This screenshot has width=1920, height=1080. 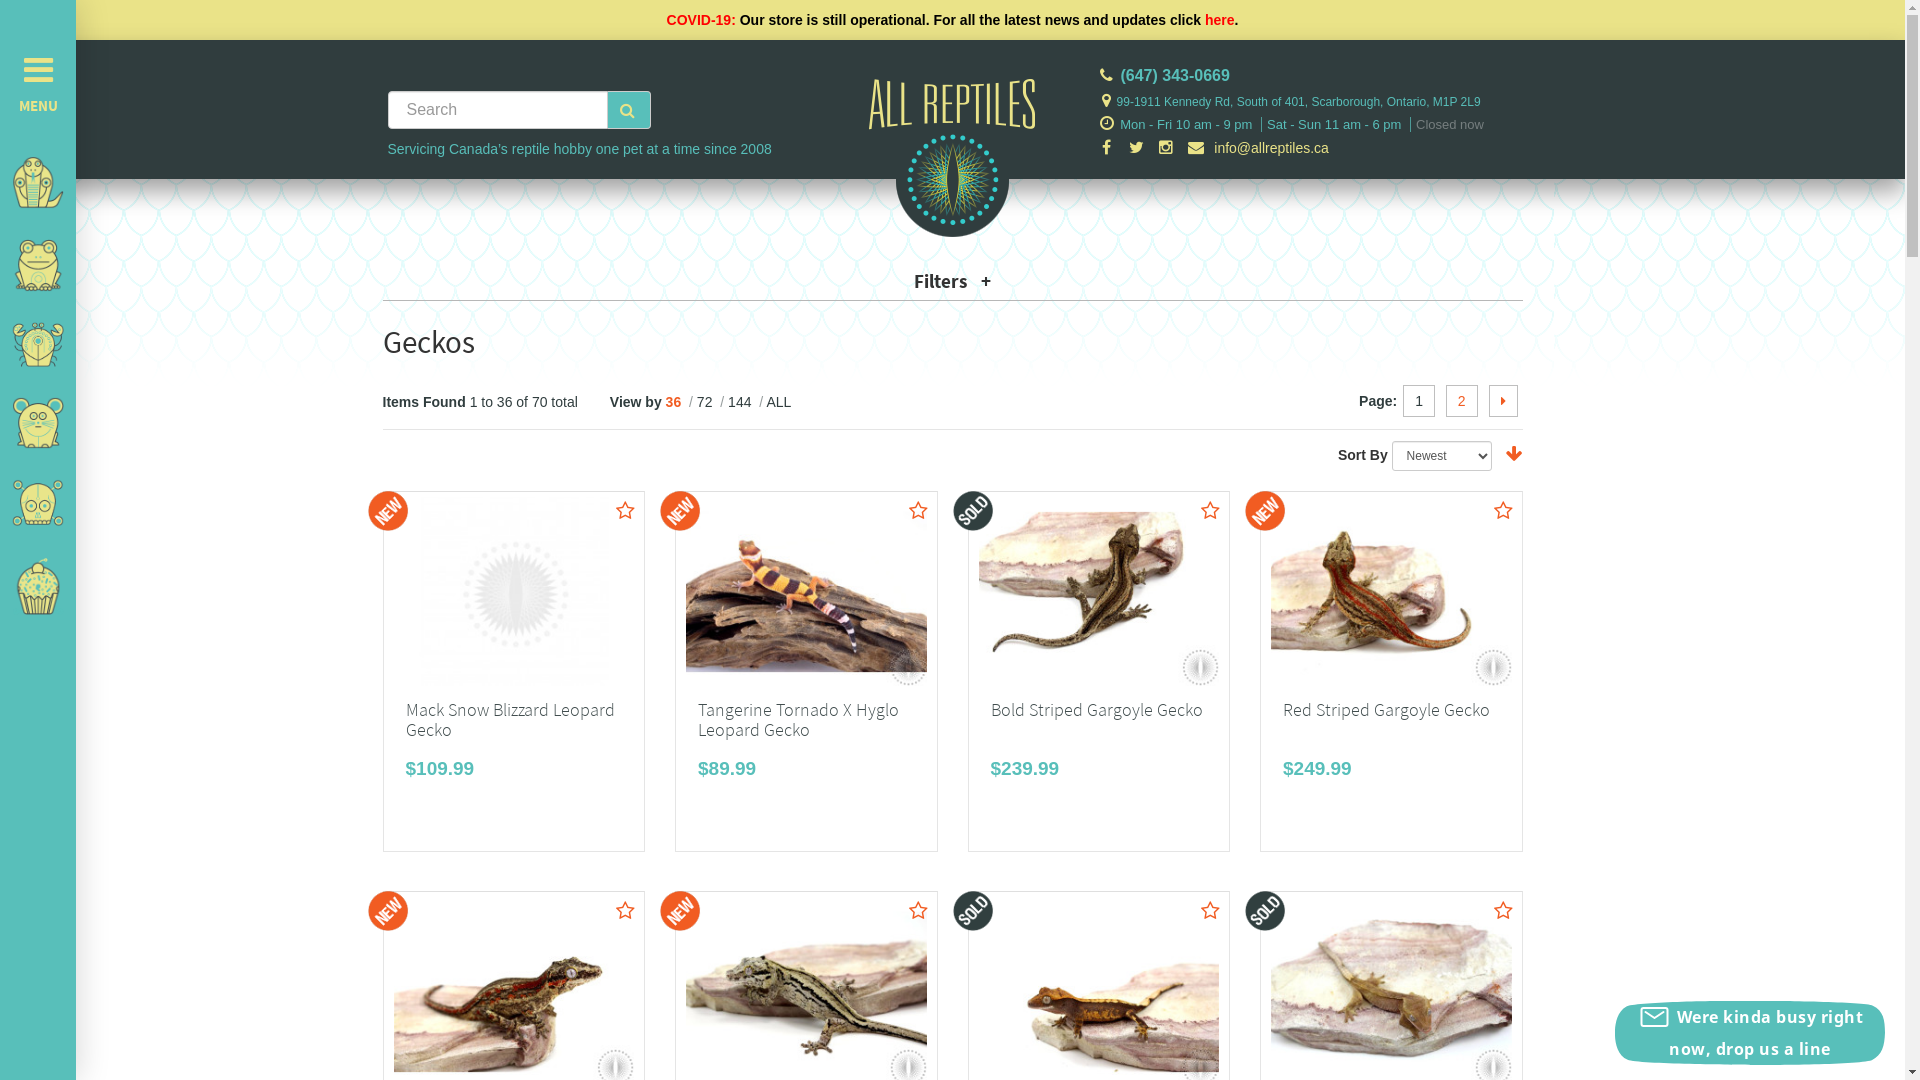 What do you see at coordinates (1749, 1033) in the screenshot?
I see `'Were kinda busy right now, drop us a line'` at bounding box center [1749, 1033].